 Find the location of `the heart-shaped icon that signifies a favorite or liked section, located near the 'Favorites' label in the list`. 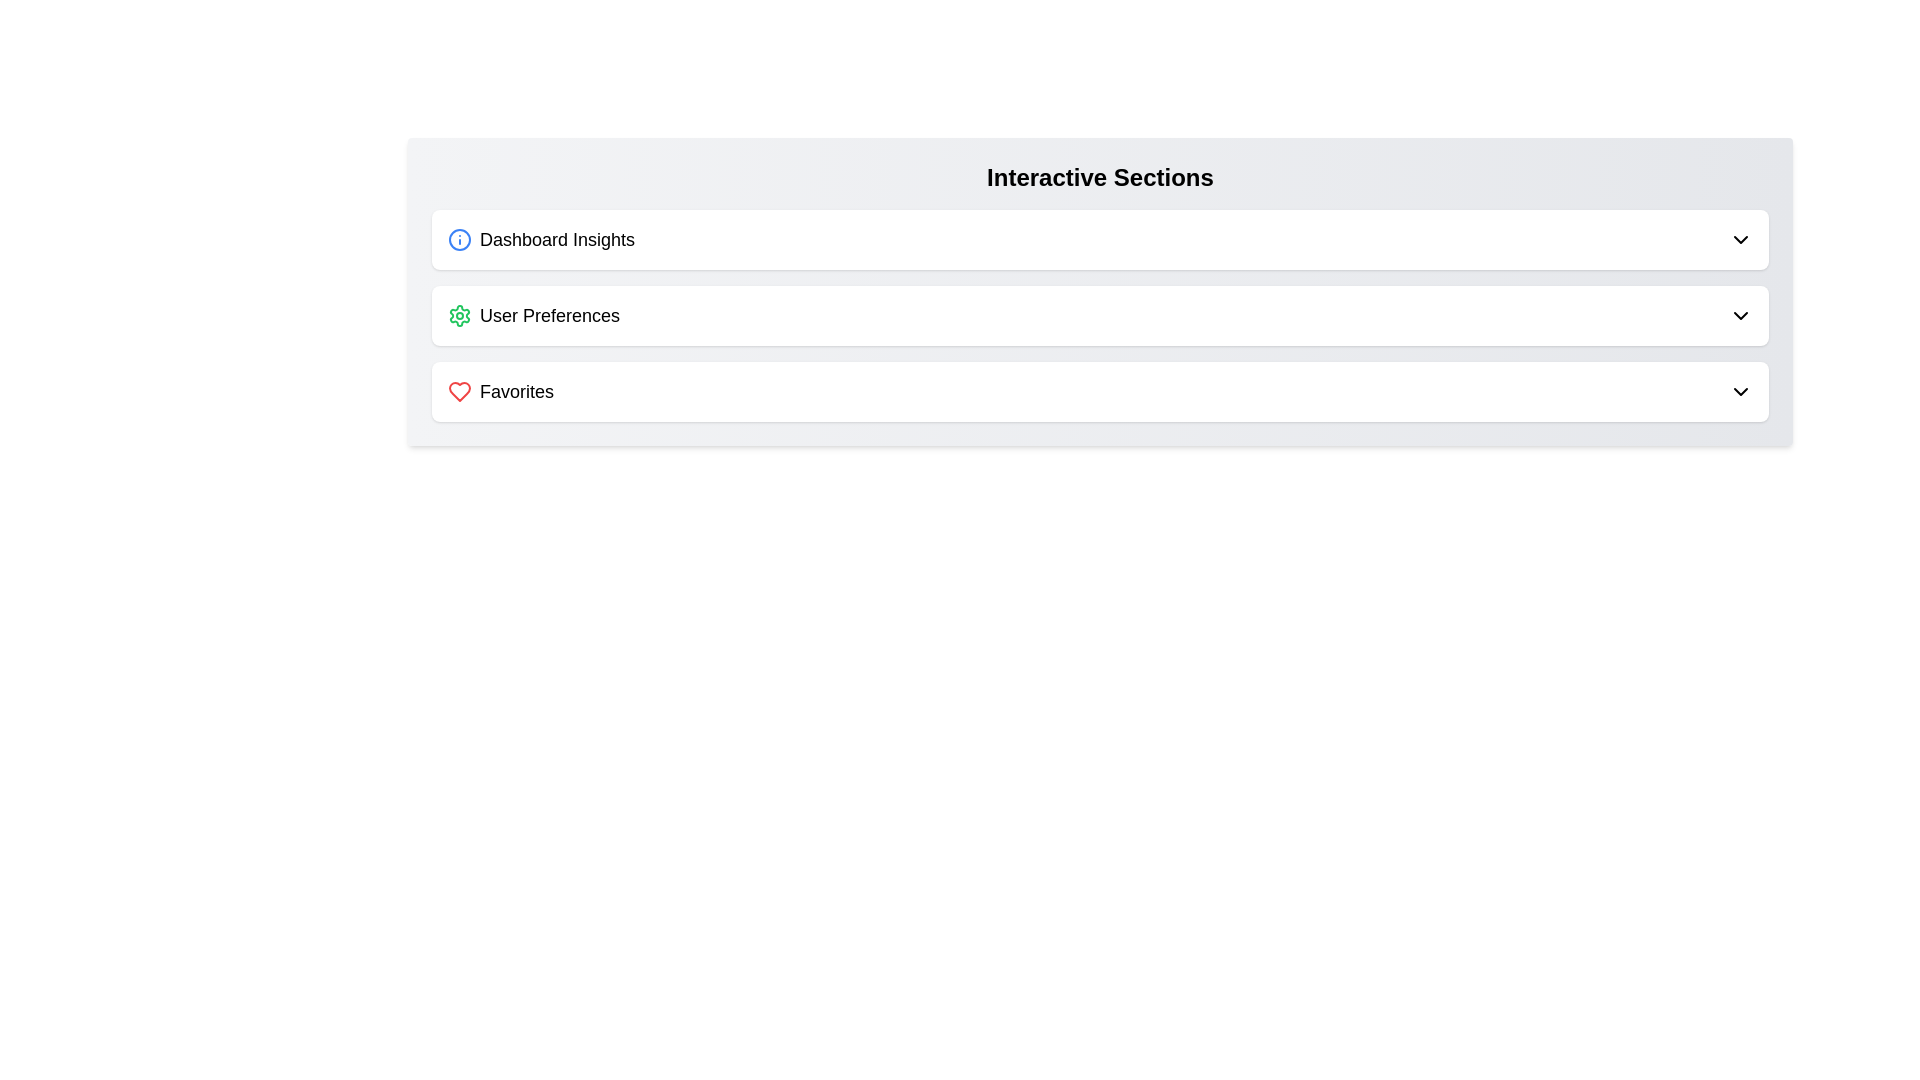

the heart-shaped icon that signifies a favorite or liked section, located near the 'Favorites' label in the list is located at coordinates (459, 392).